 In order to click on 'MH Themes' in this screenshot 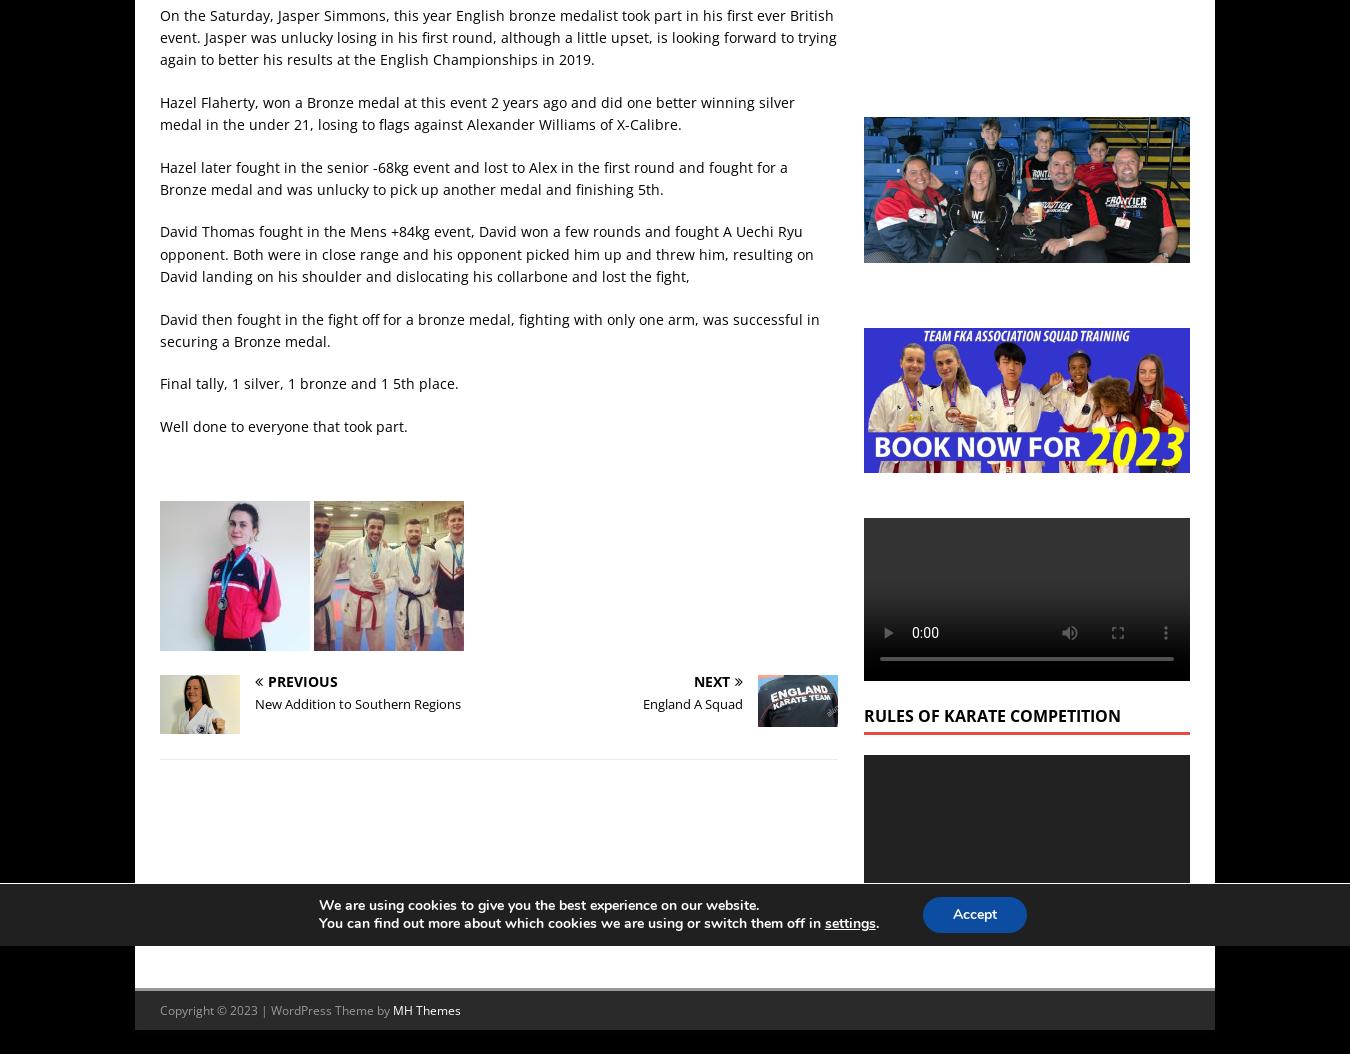, I will do `click(427, 1009)`.